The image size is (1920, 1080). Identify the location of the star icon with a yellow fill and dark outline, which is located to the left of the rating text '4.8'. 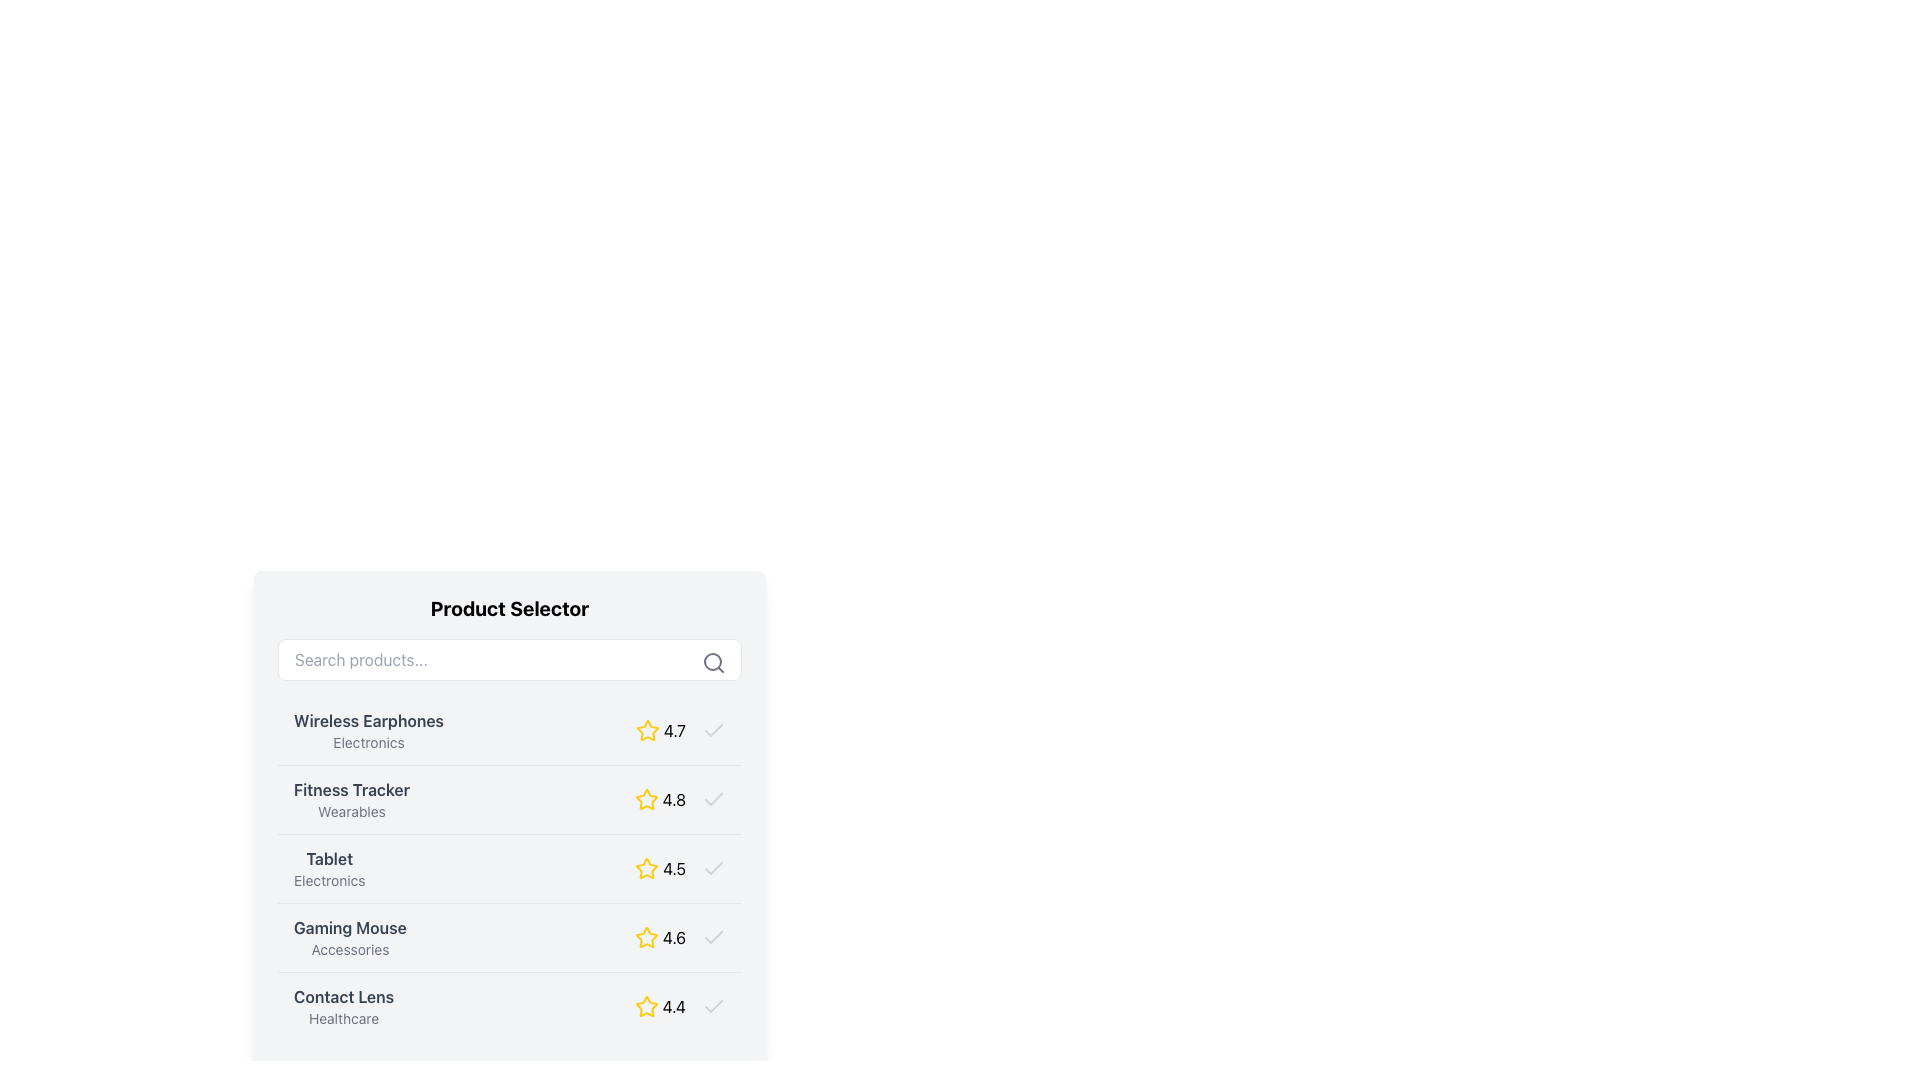
(646, 798).